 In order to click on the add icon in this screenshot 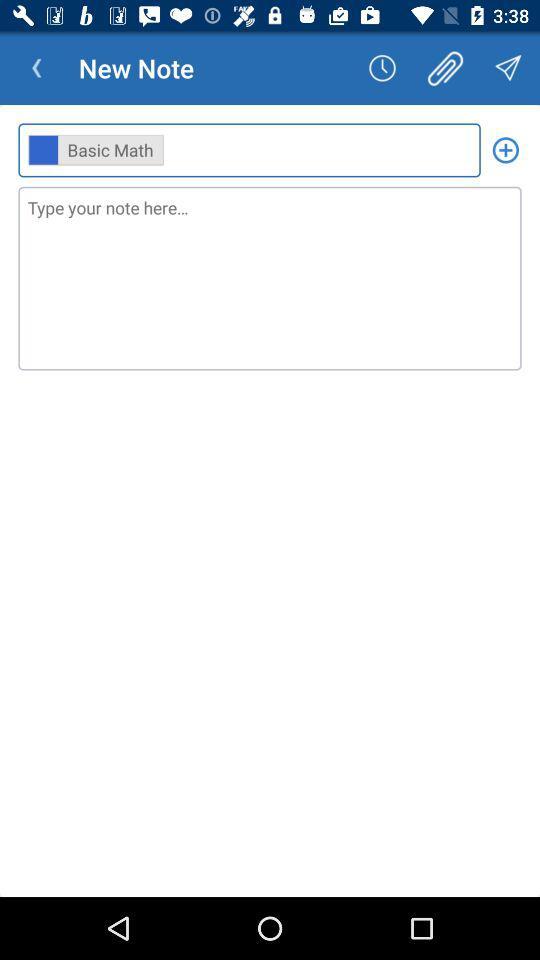, I will do `click(504, 149)`.